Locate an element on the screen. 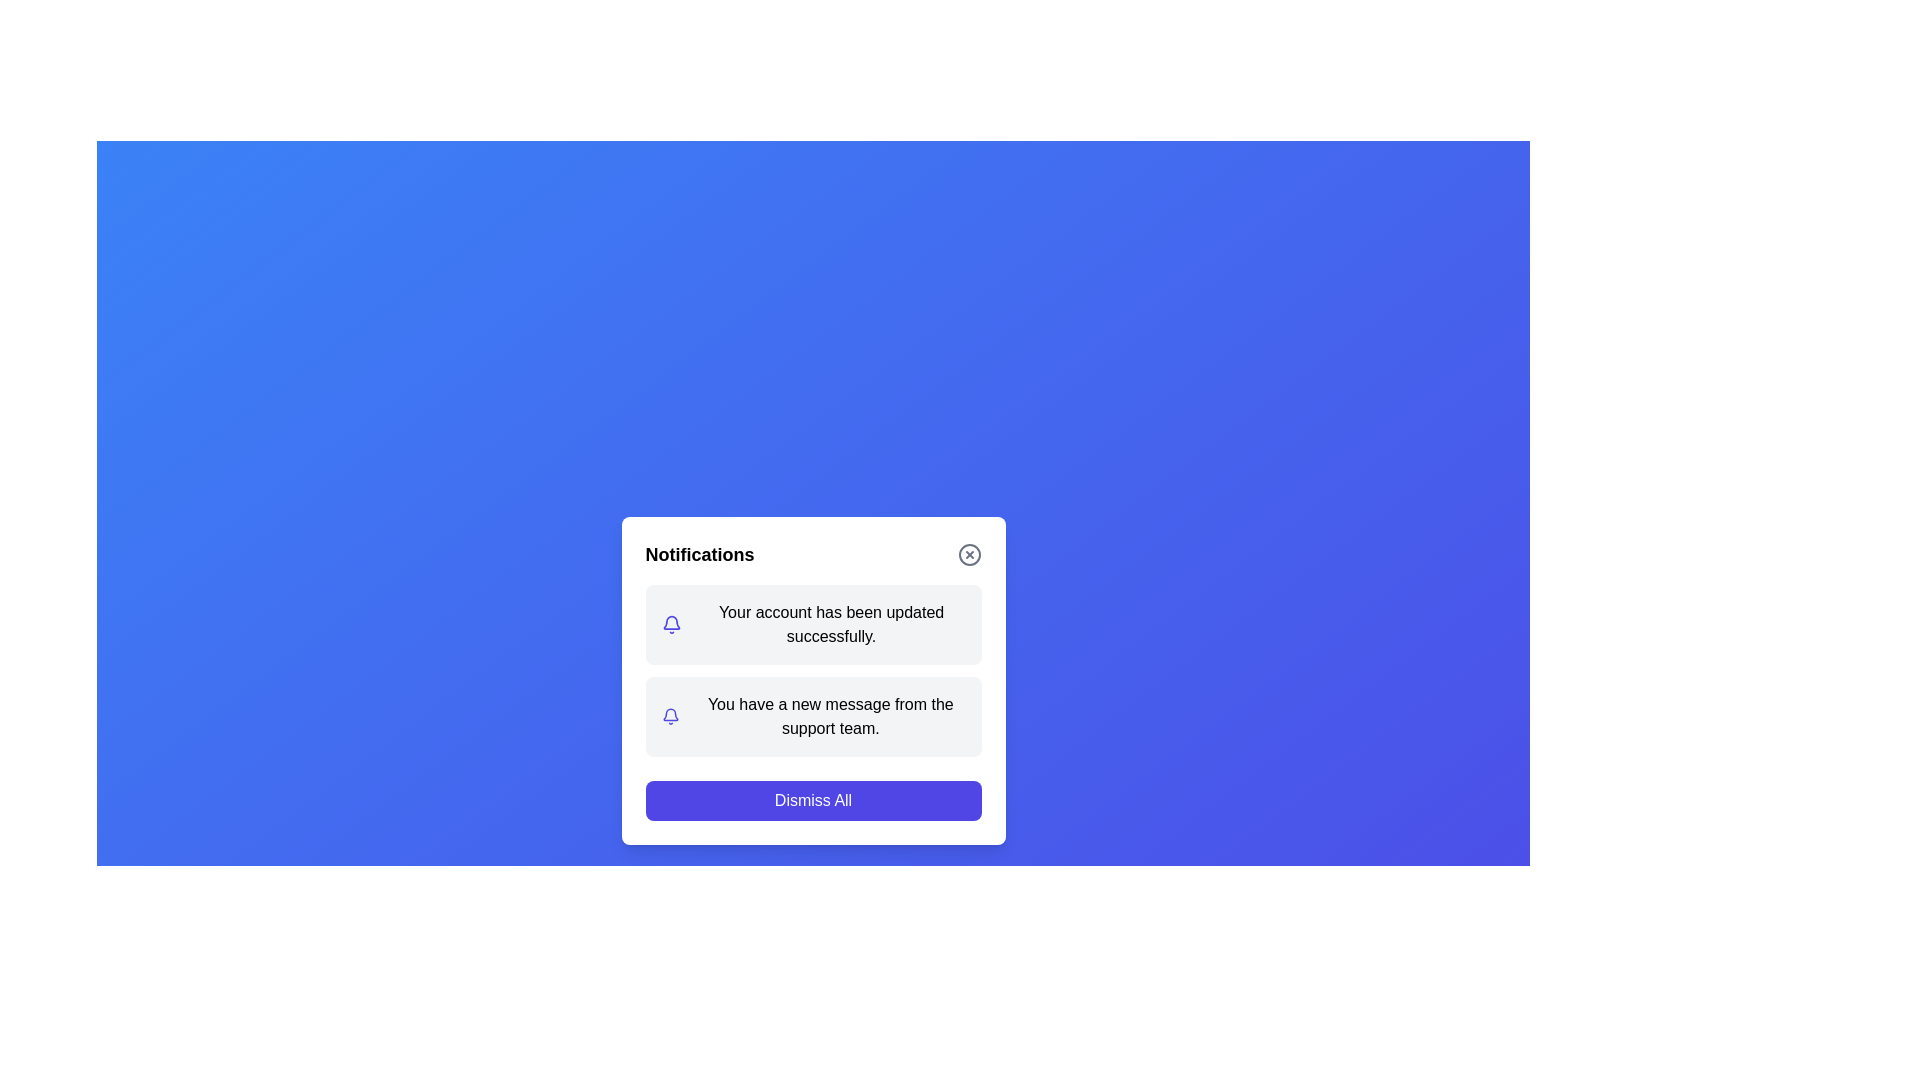 This screenshot has height=1080, width=1920. static text message stating 'You have a new message from the support team.' that is aligned to the right of the bell icon within the notifications card is located at coordinates (830, 716).